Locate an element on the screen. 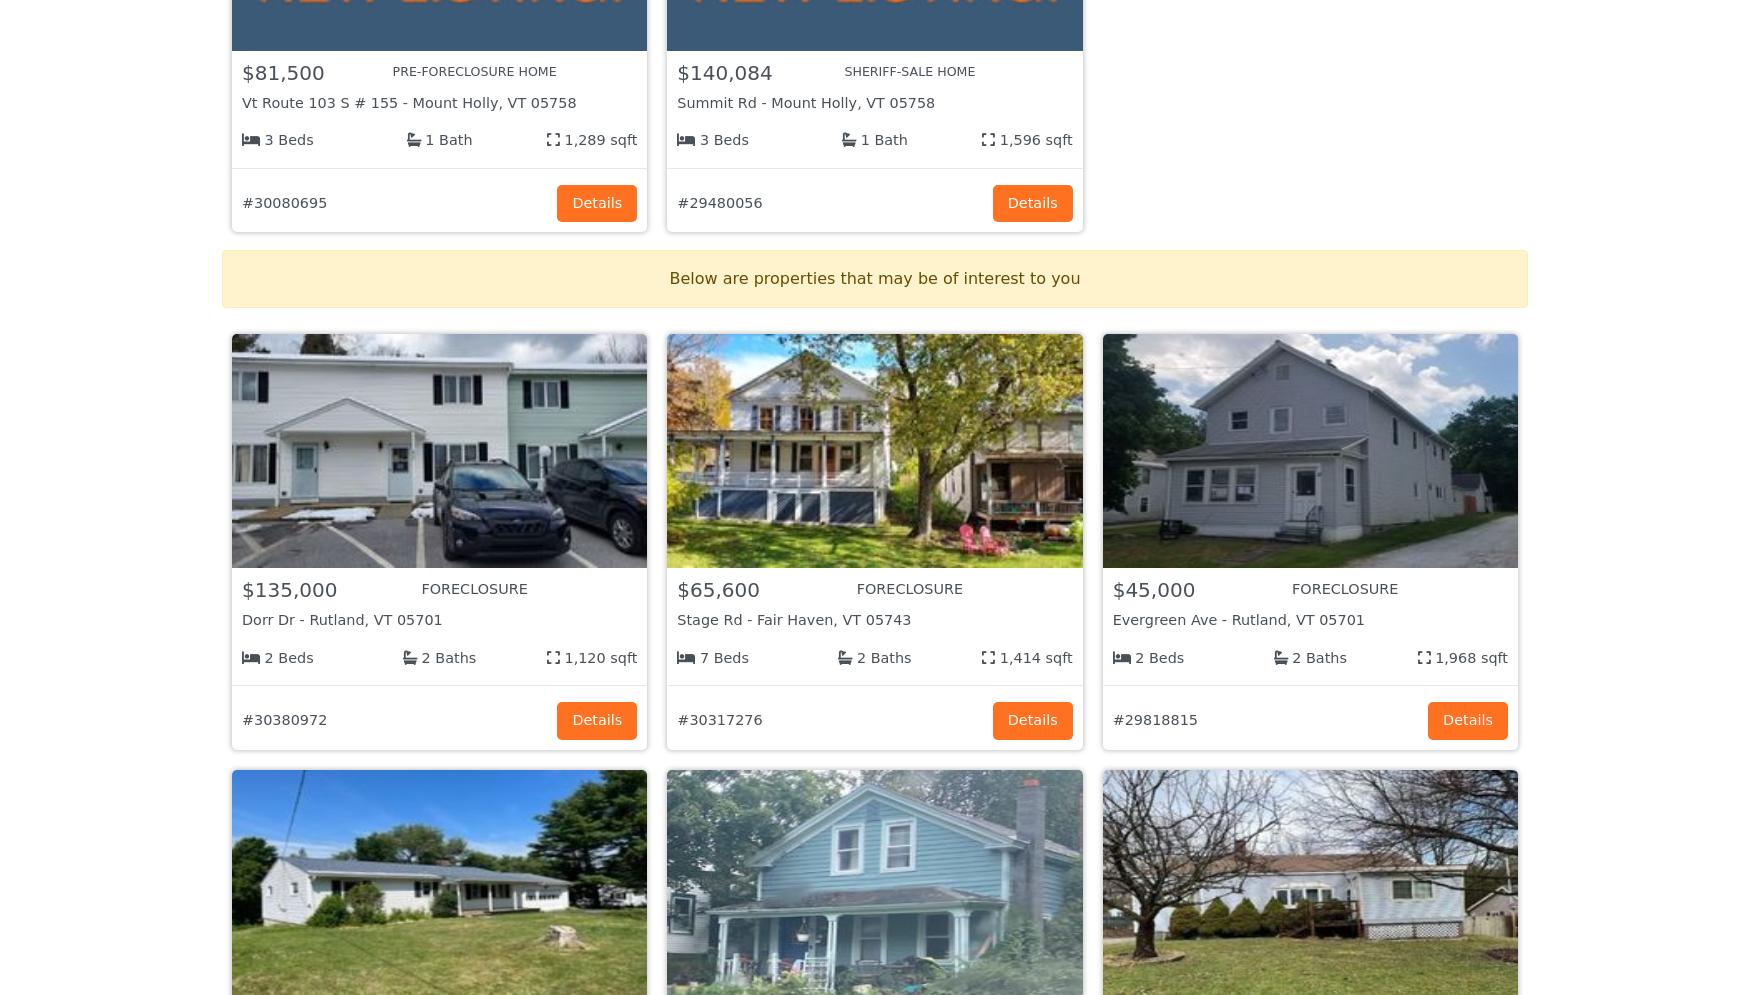  'Mobile Version' is located at coordinates (1068, 782).